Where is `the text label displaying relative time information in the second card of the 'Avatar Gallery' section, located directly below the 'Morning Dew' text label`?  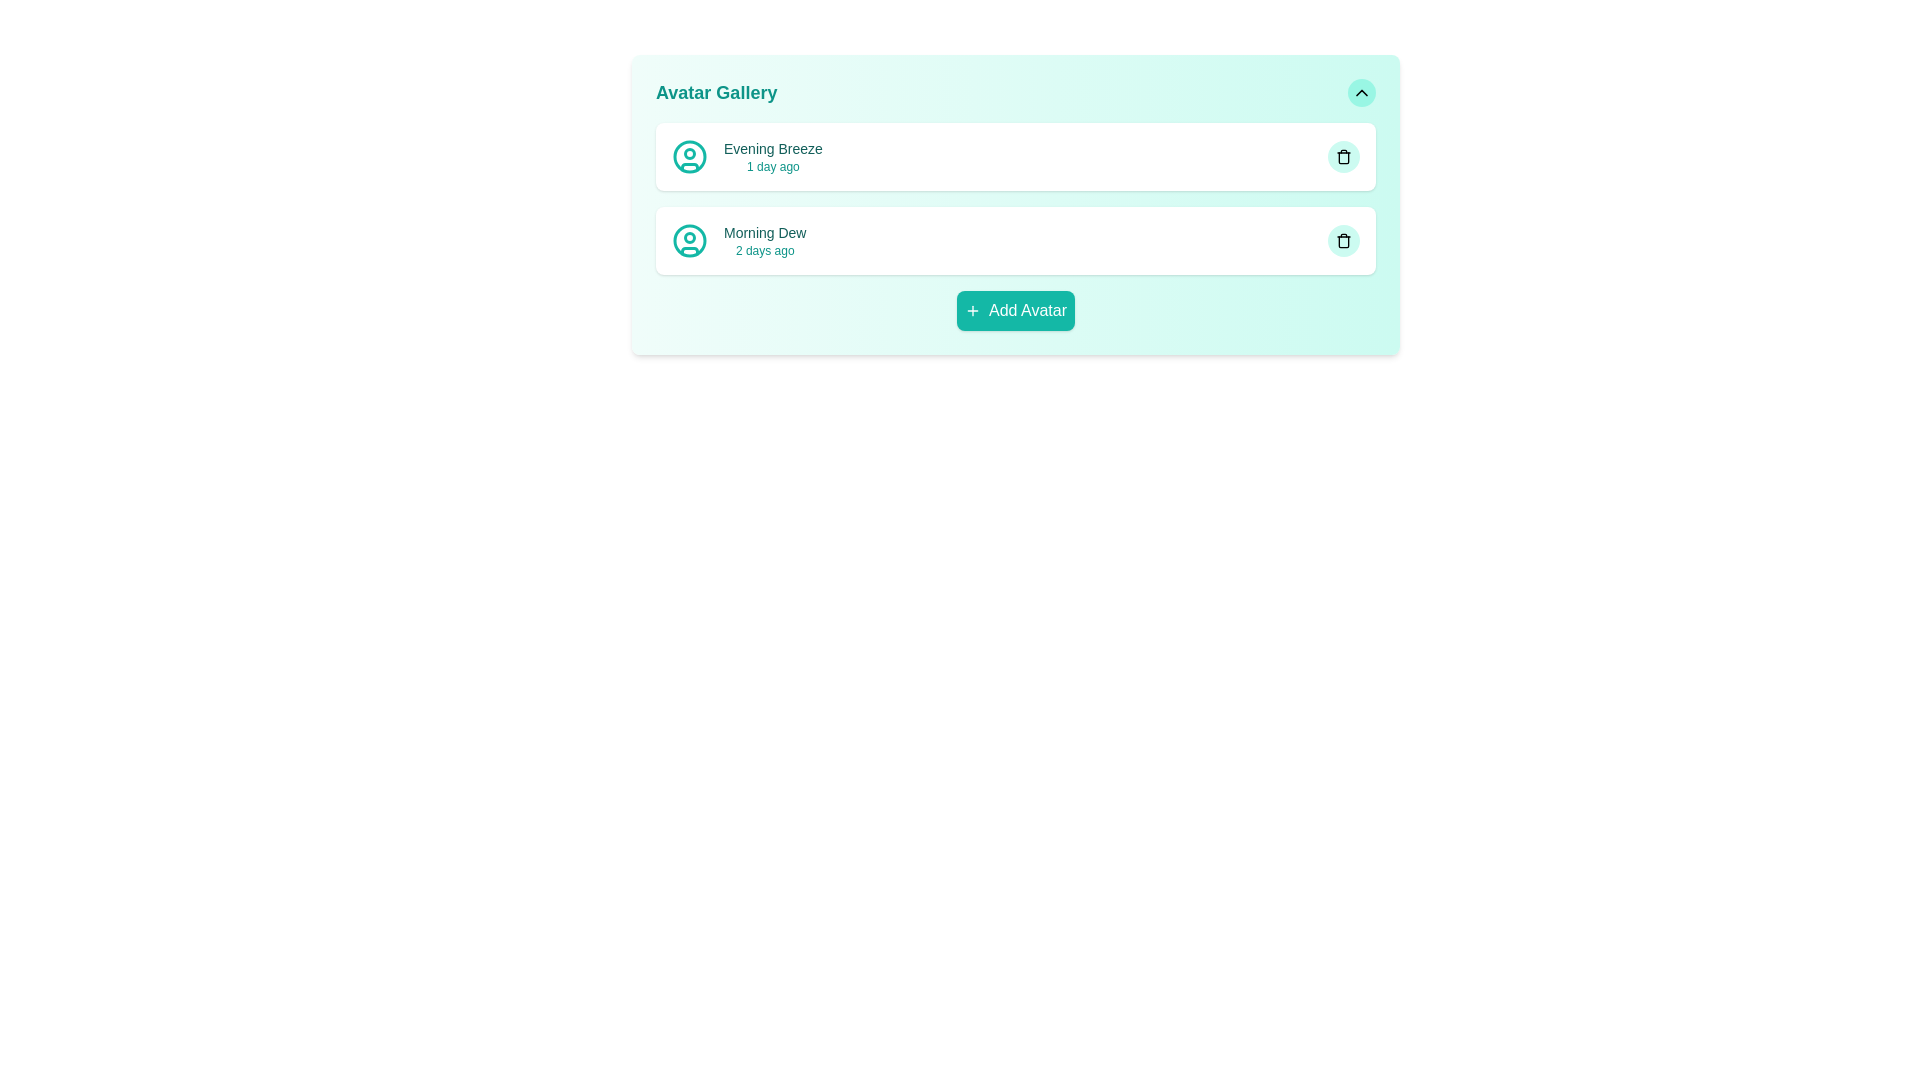 the text label displaying relative time information in the second card of the 'Avatar Gallery' section, located directly below the 'Morning Dew' text label is located at coordinates (764, 249).